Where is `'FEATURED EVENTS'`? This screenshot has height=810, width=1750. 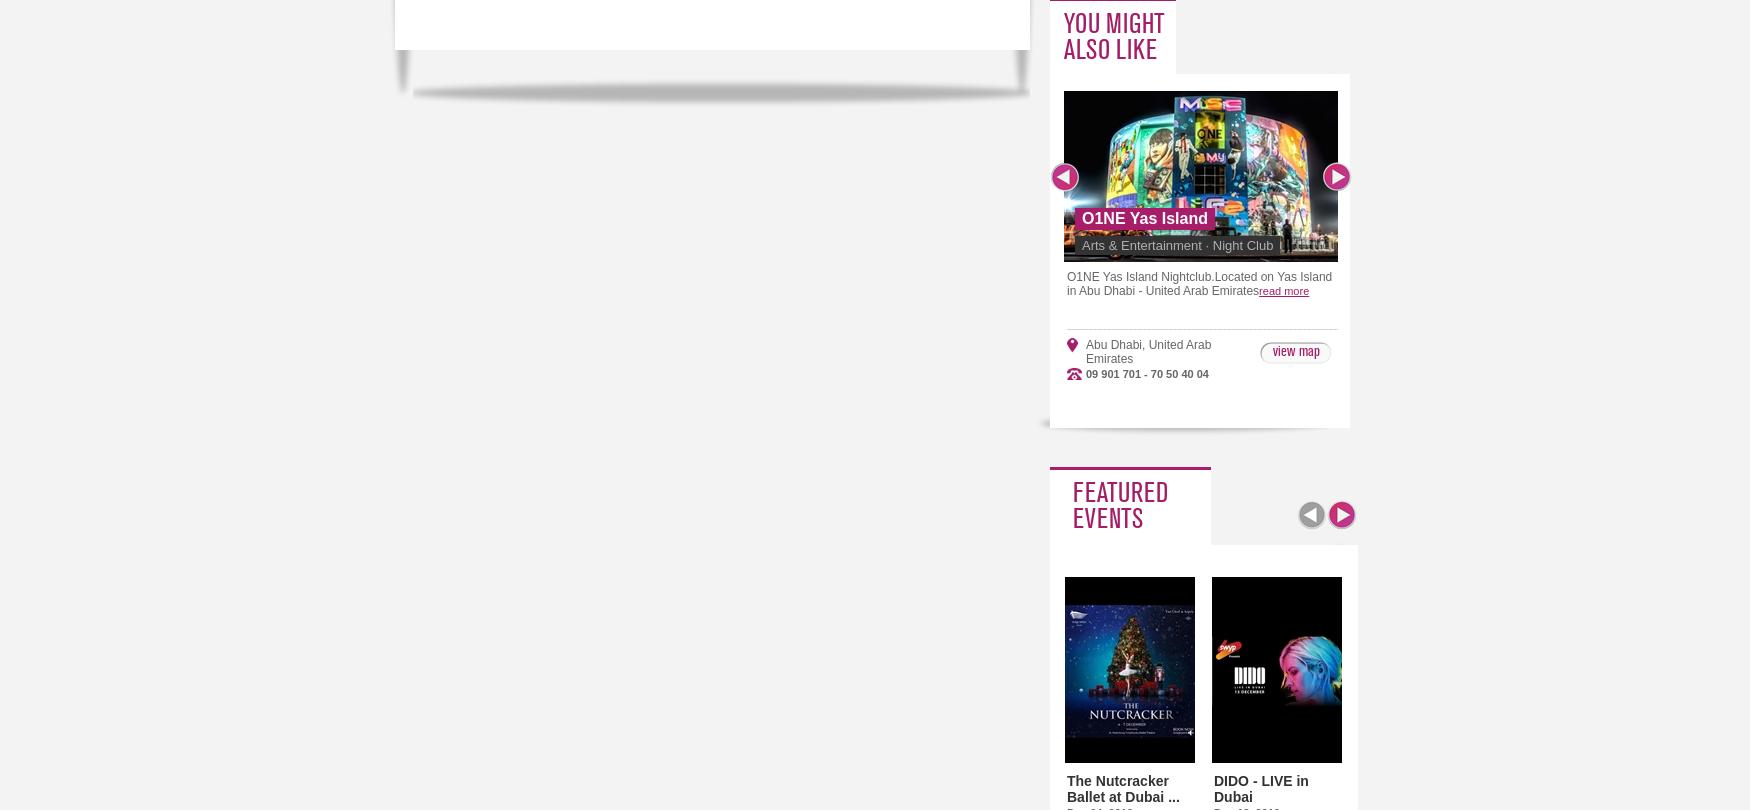 'FEATURED EVENTS' is located at coordinates (1120, 506).